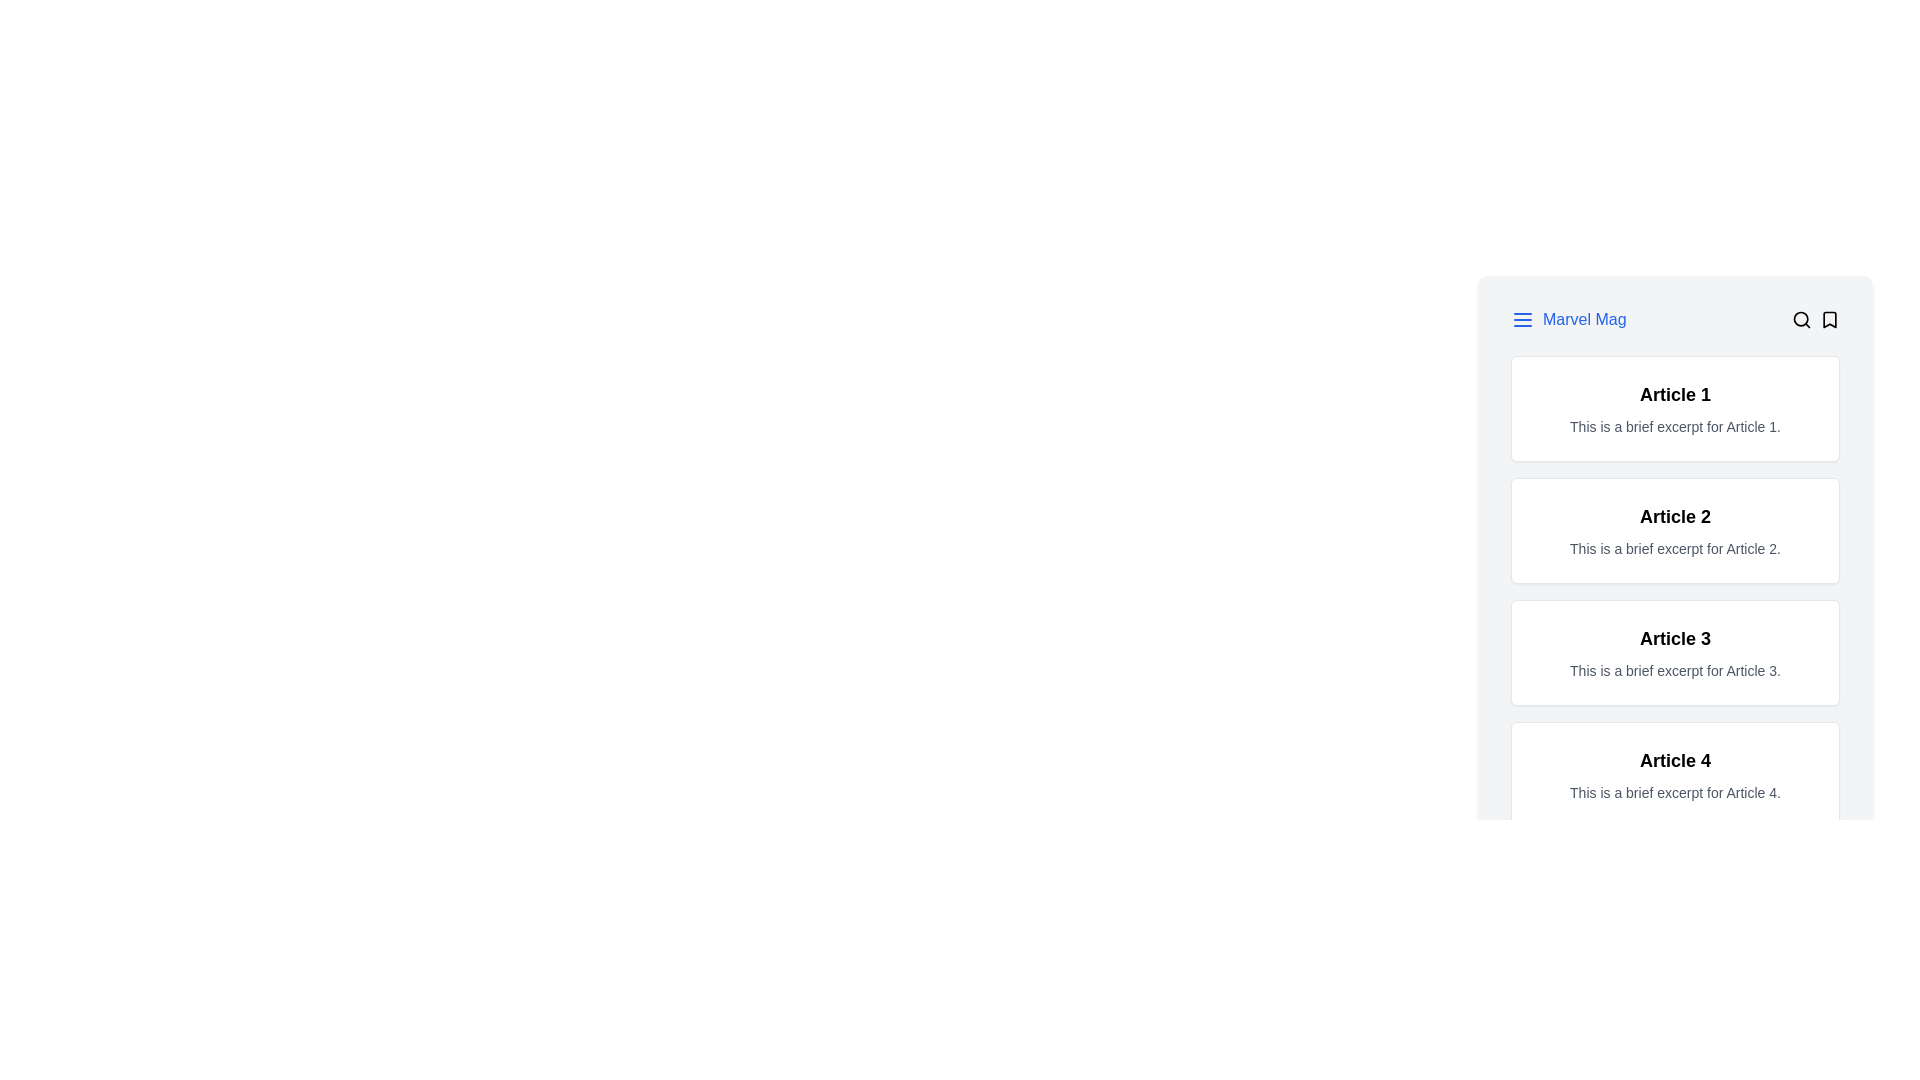 This screenshot has width=1920, height=1080. I want to click on bold title text 'Article 1' which is prominently displayed at the top of the card section, centered horizontally and styled with a larger font size, so click(1675, 394).